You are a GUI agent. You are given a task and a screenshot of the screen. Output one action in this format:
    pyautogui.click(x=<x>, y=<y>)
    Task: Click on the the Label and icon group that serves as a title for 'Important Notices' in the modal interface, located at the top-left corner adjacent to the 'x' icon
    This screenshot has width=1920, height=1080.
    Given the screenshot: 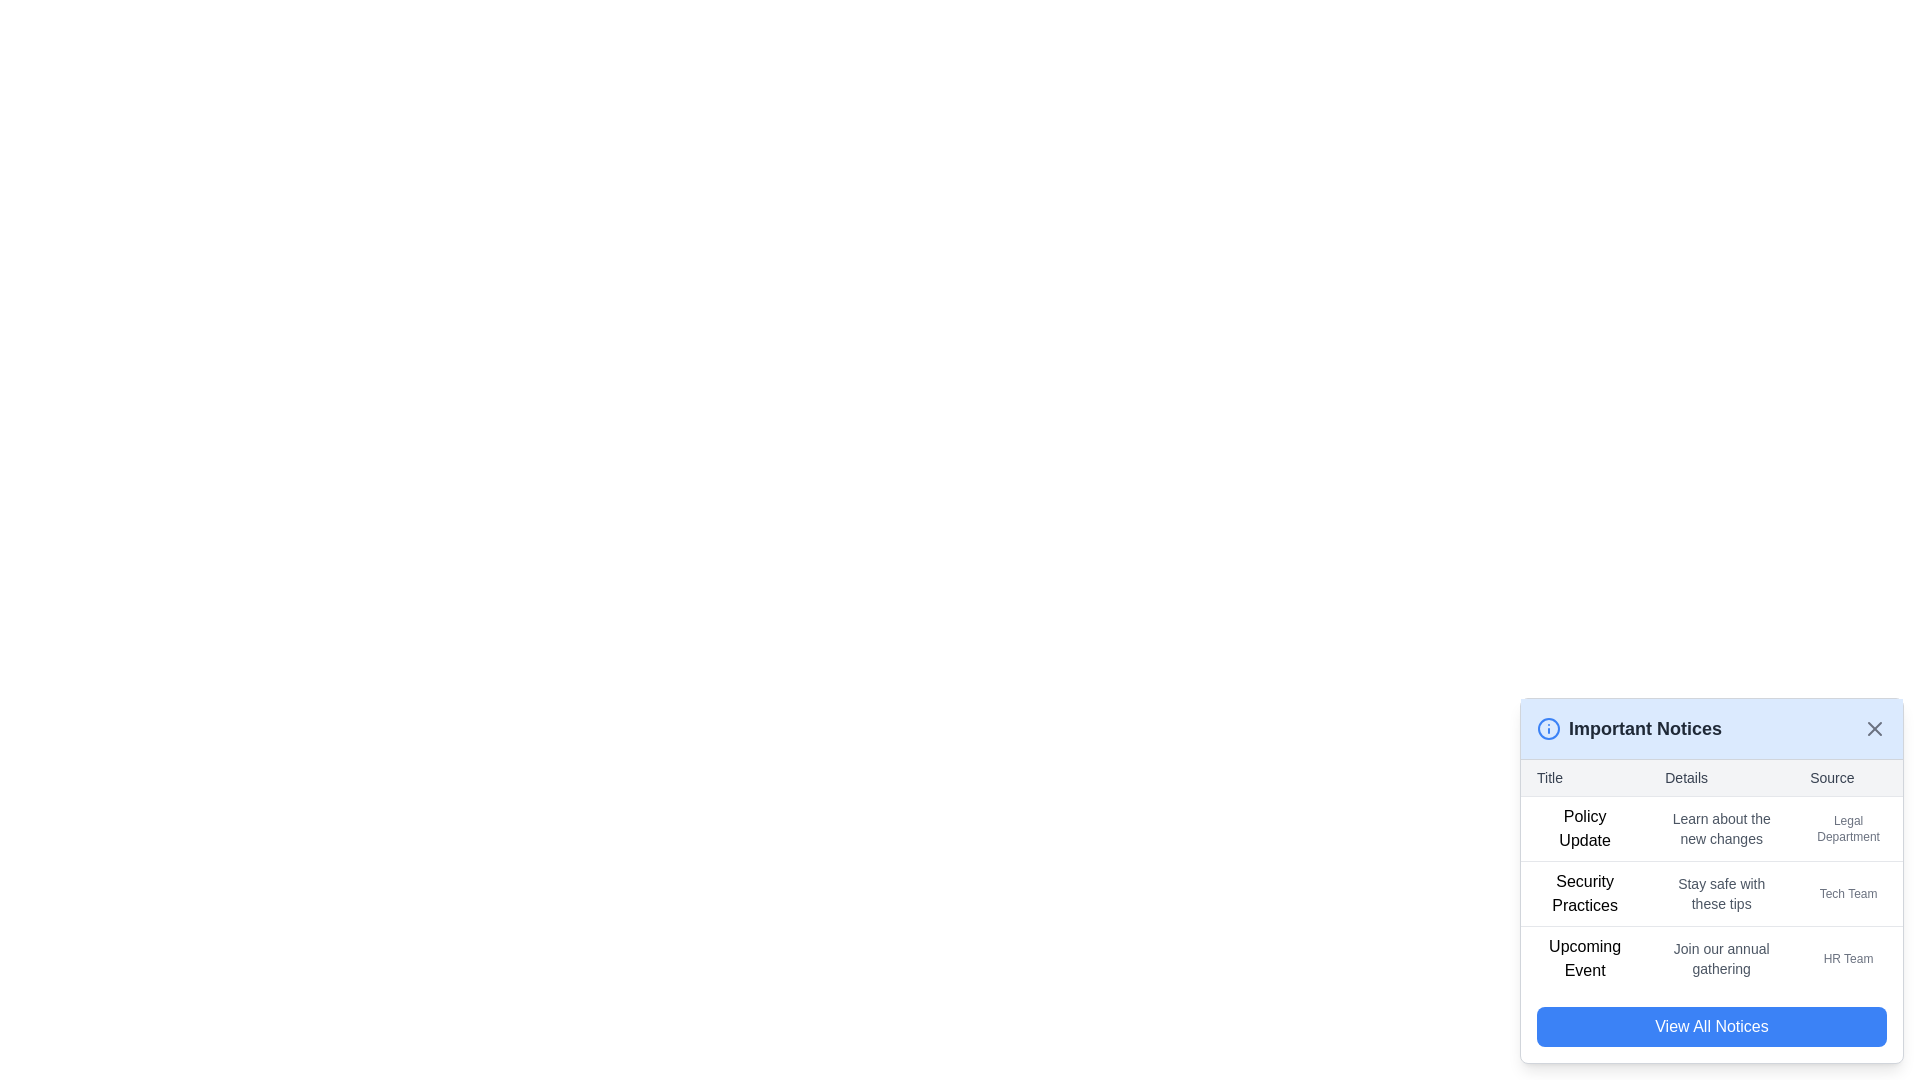 What is the action you would take?
    pyautogui.click(x=1629, y=729)
    